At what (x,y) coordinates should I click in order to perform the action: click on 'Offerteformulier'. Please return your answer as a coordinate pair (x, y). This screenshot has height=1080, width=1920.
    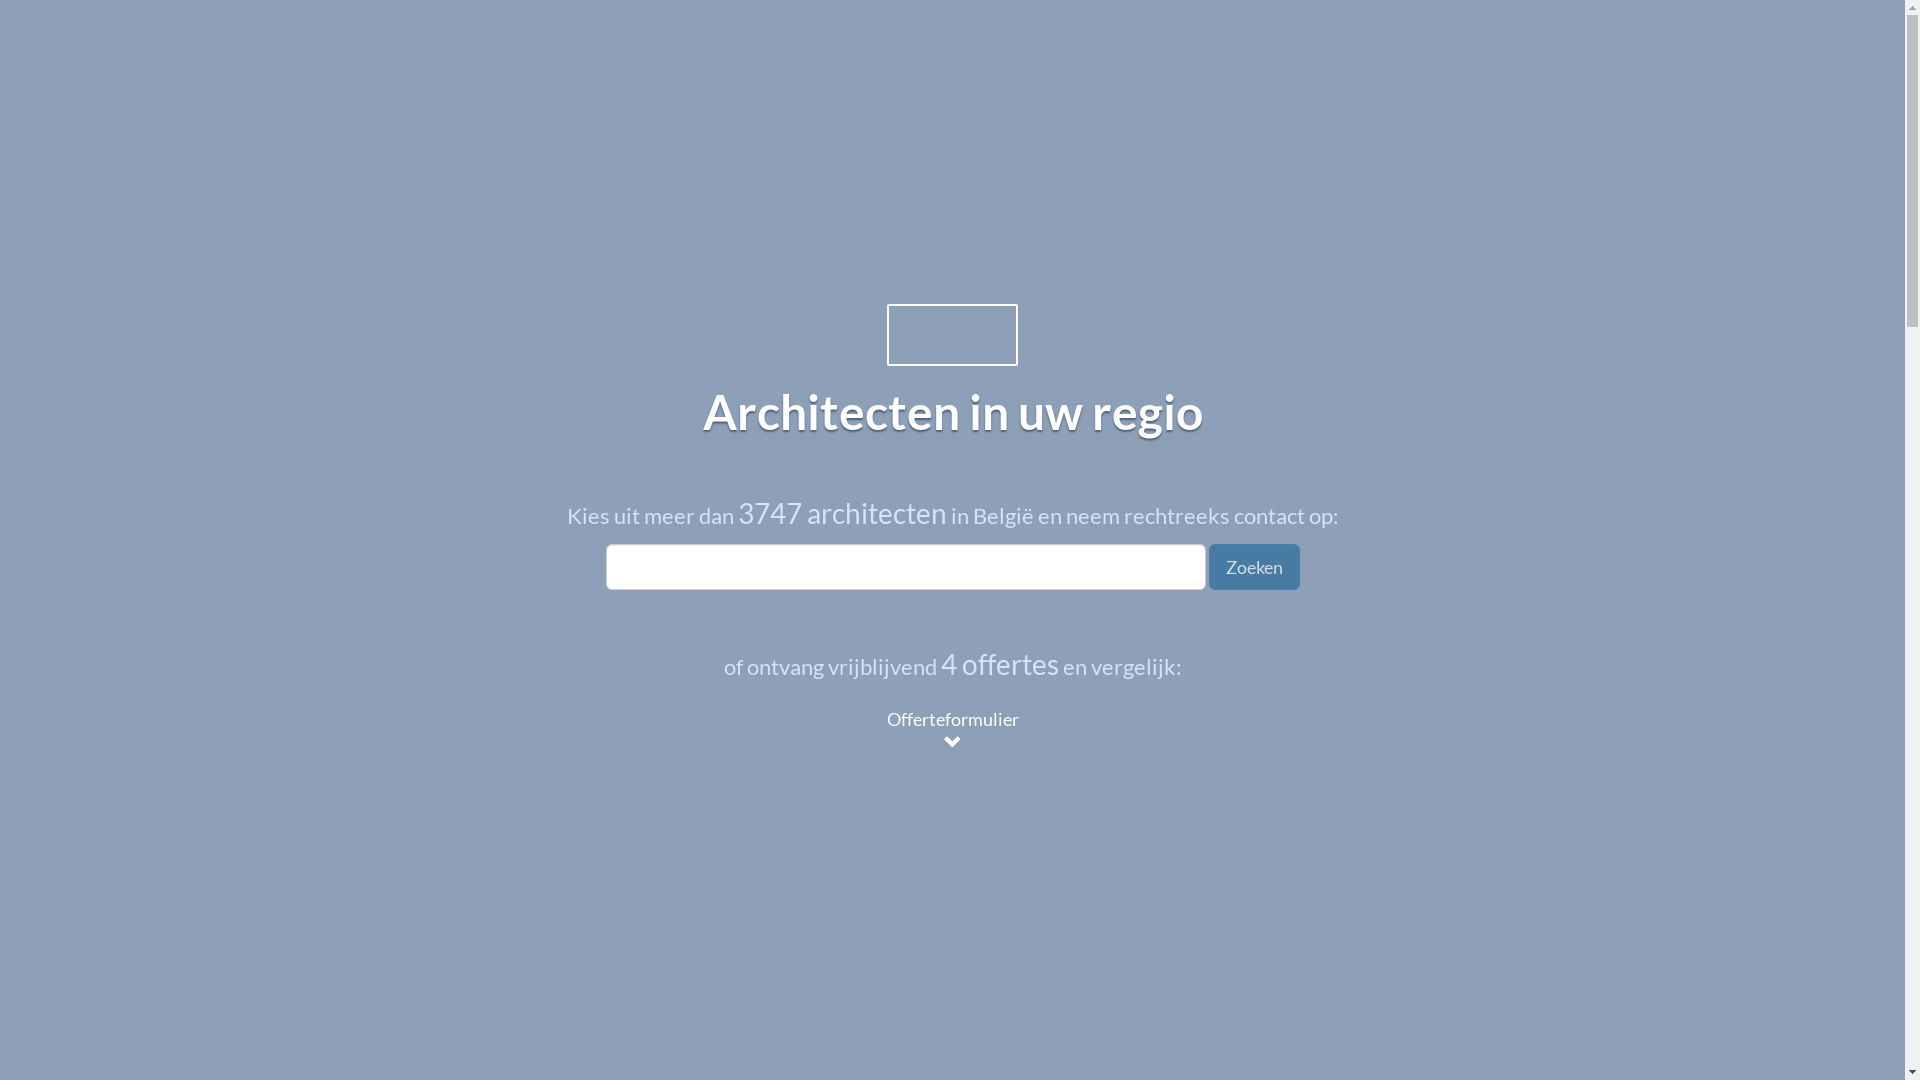
    Looking at the image, I should click on (869, 731).